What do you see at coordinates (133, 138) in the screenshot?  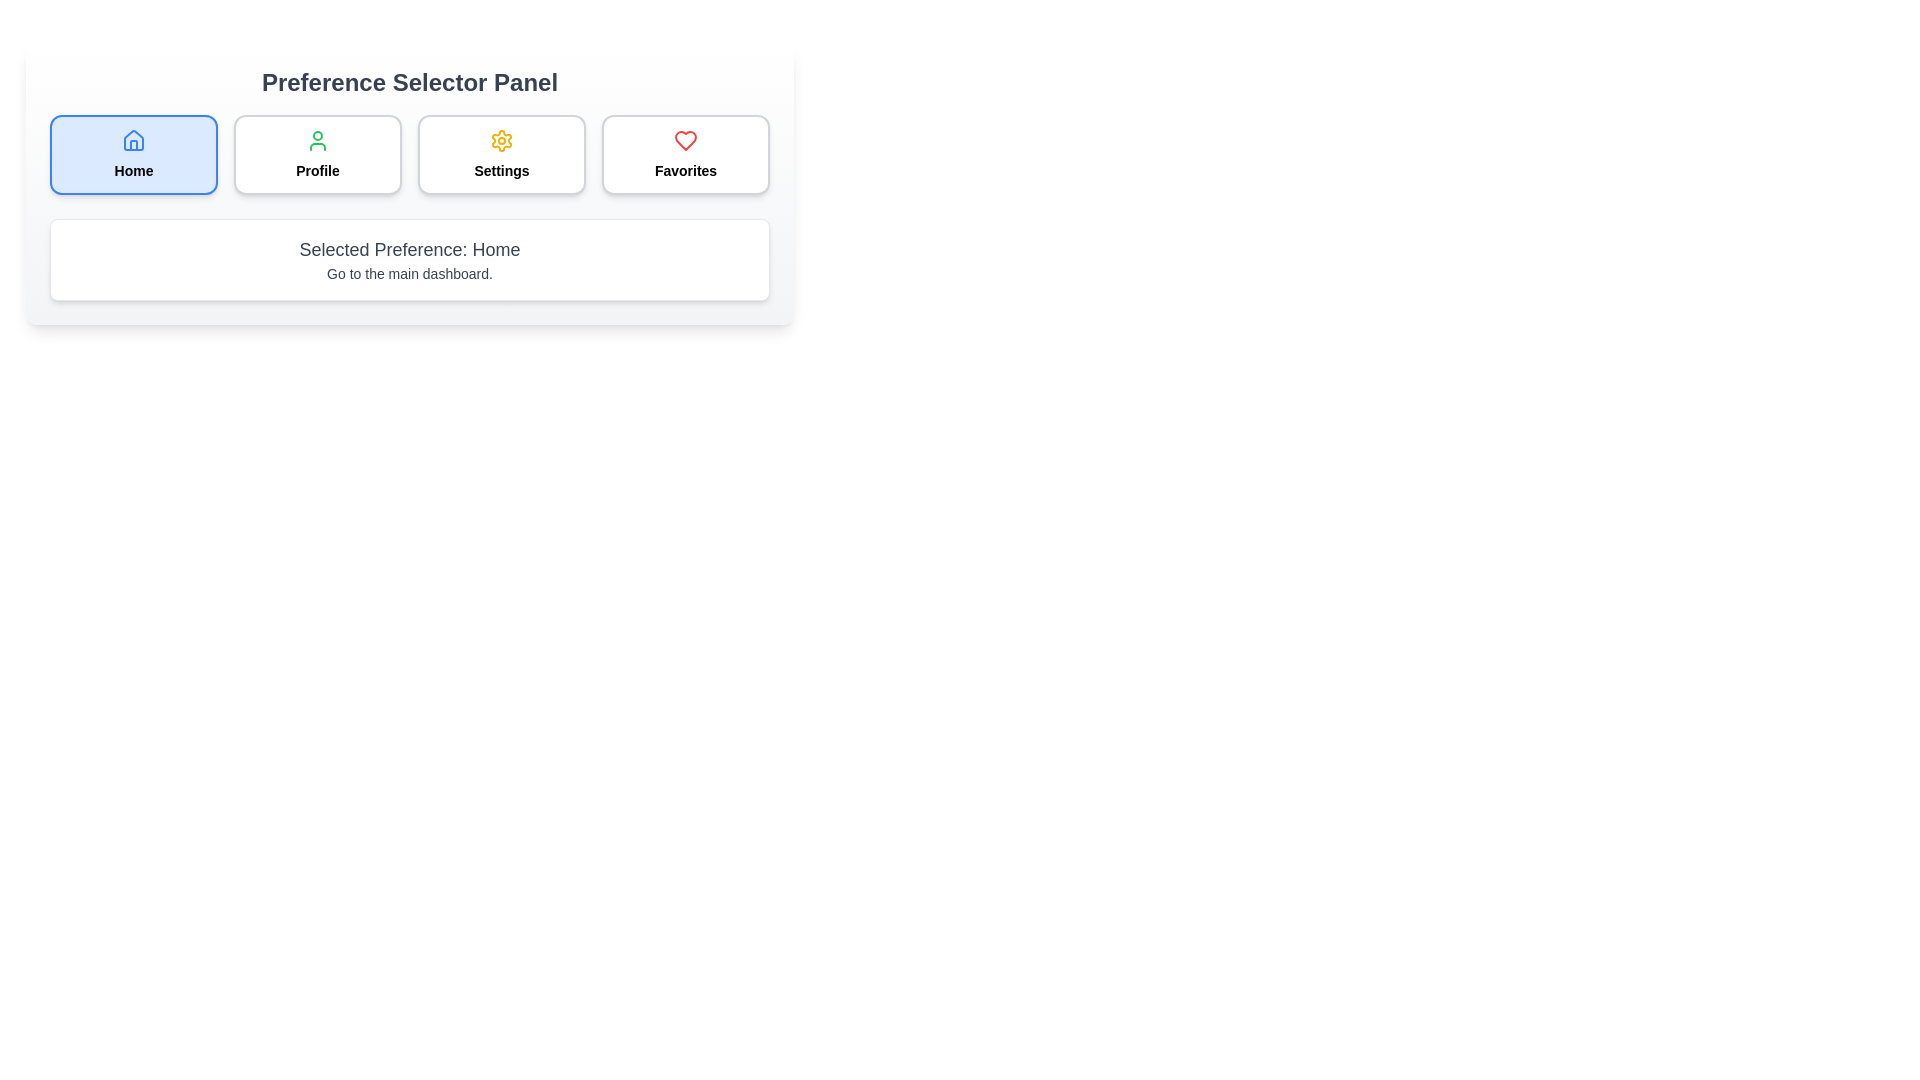 I see `the house icon within the 'Home' button at the top left of the interface` at bounding box center [133, 138].